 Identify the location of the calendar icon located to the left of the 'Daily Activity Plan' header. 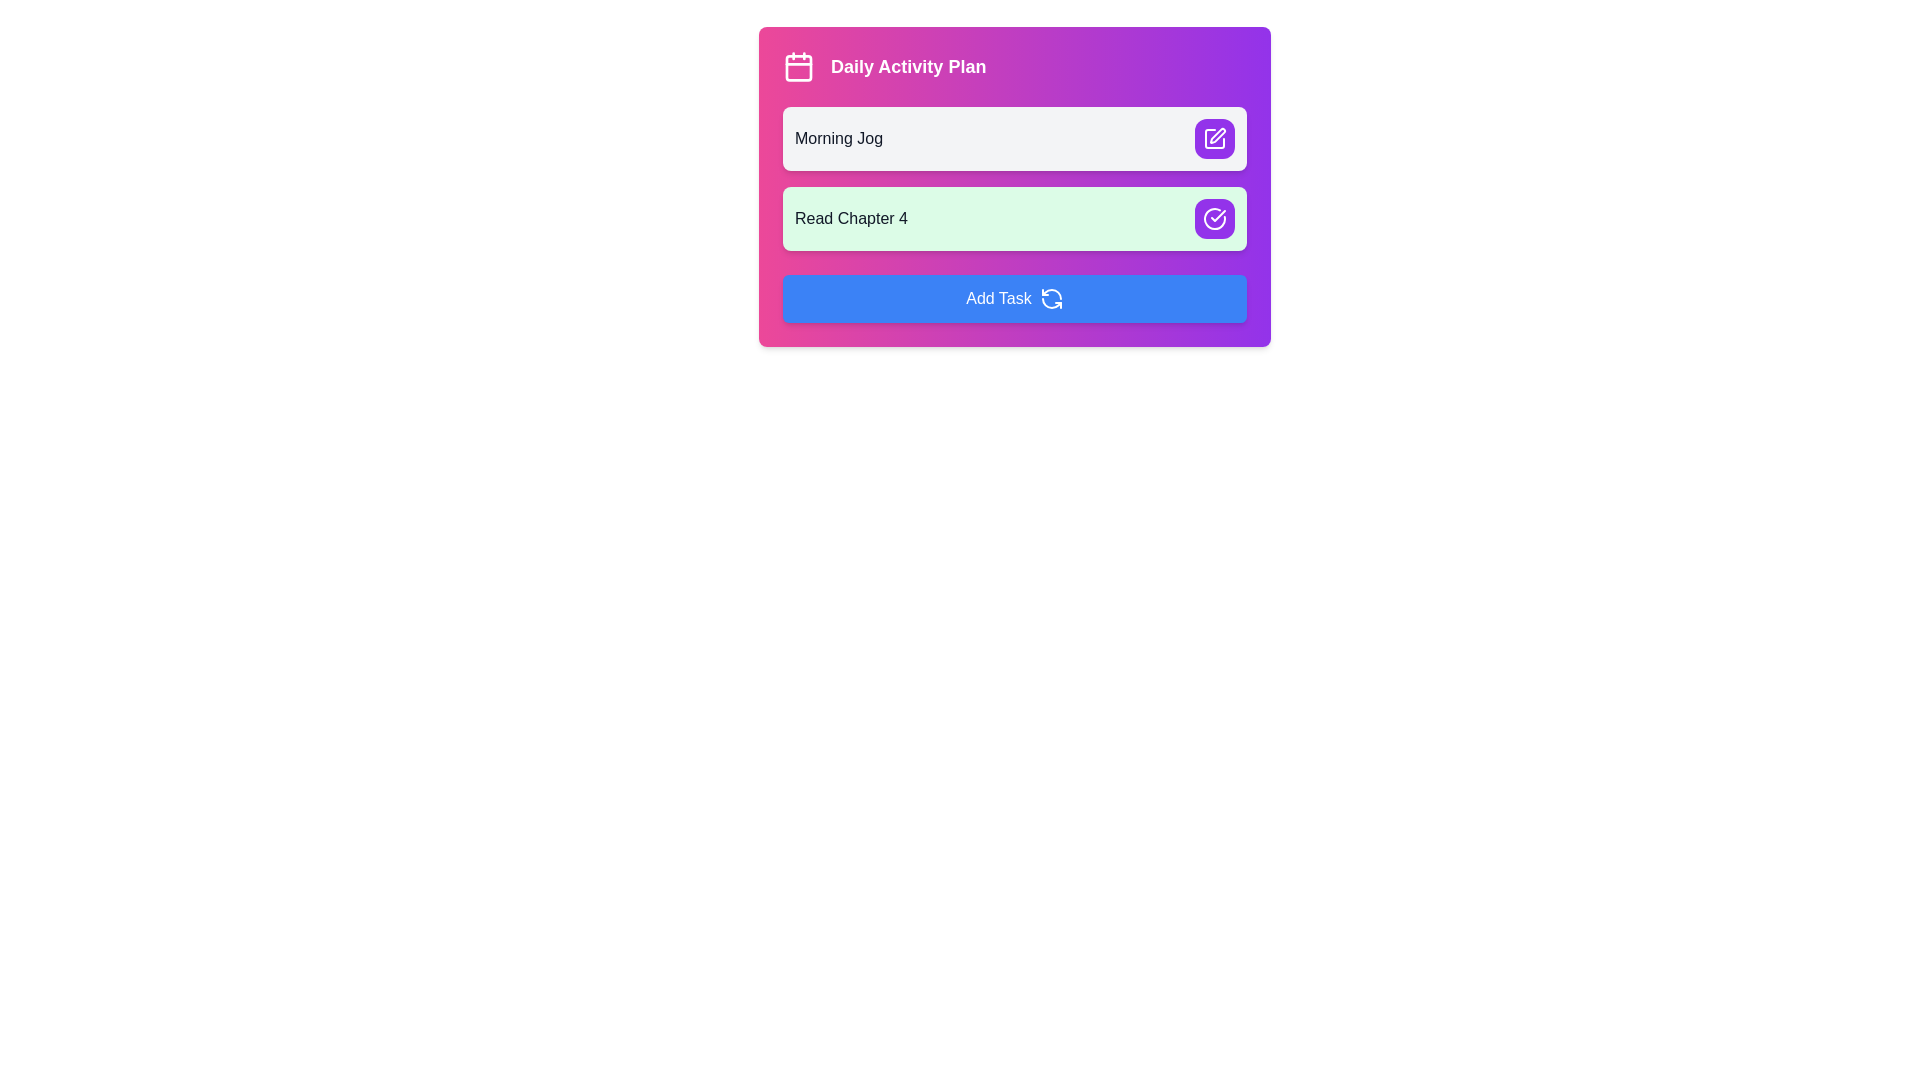
(797, 65).